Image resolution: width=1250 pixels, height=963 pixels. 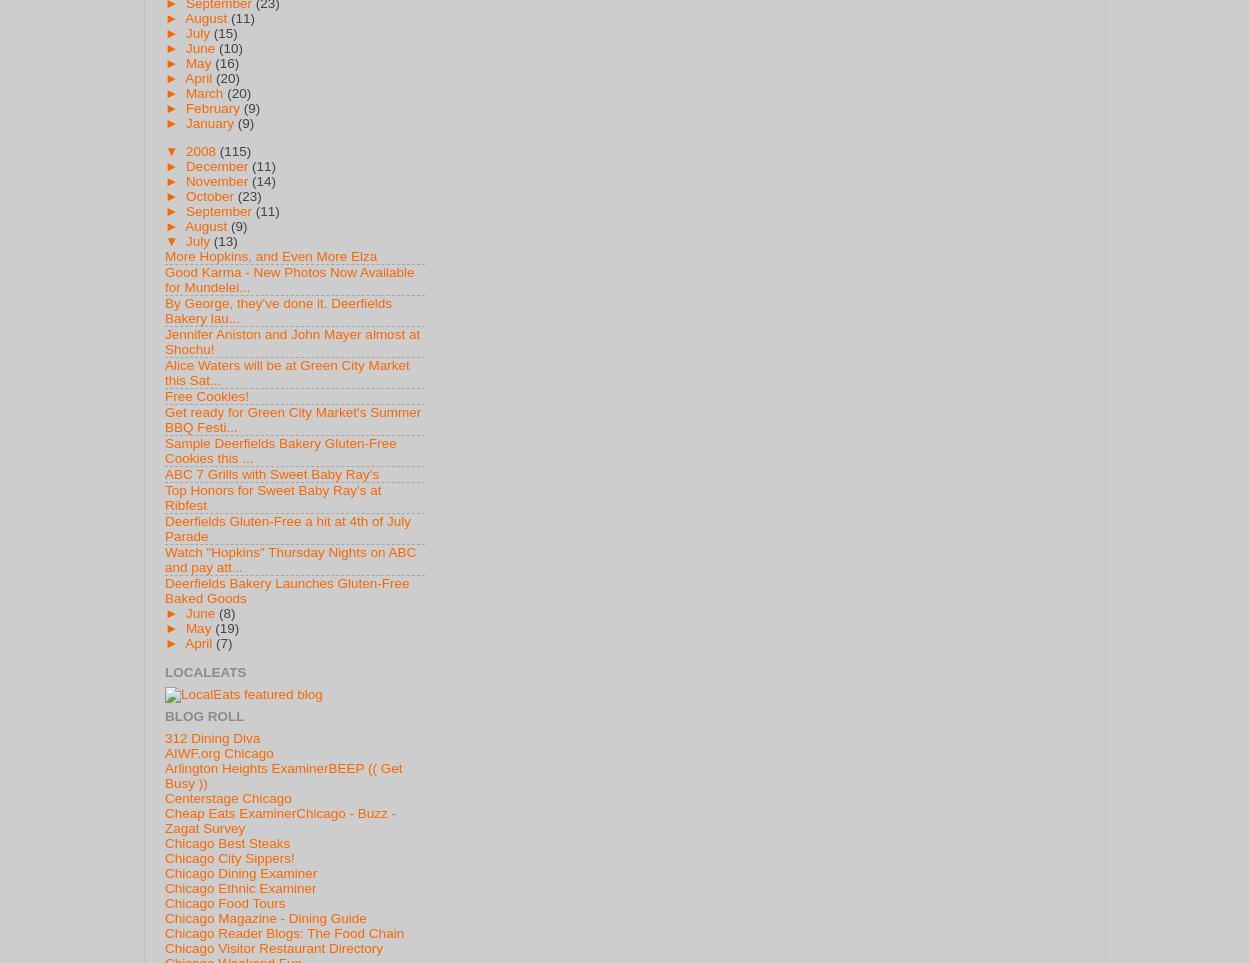 I want to click on '312 Dining Diva', so click(x=165, y=737).